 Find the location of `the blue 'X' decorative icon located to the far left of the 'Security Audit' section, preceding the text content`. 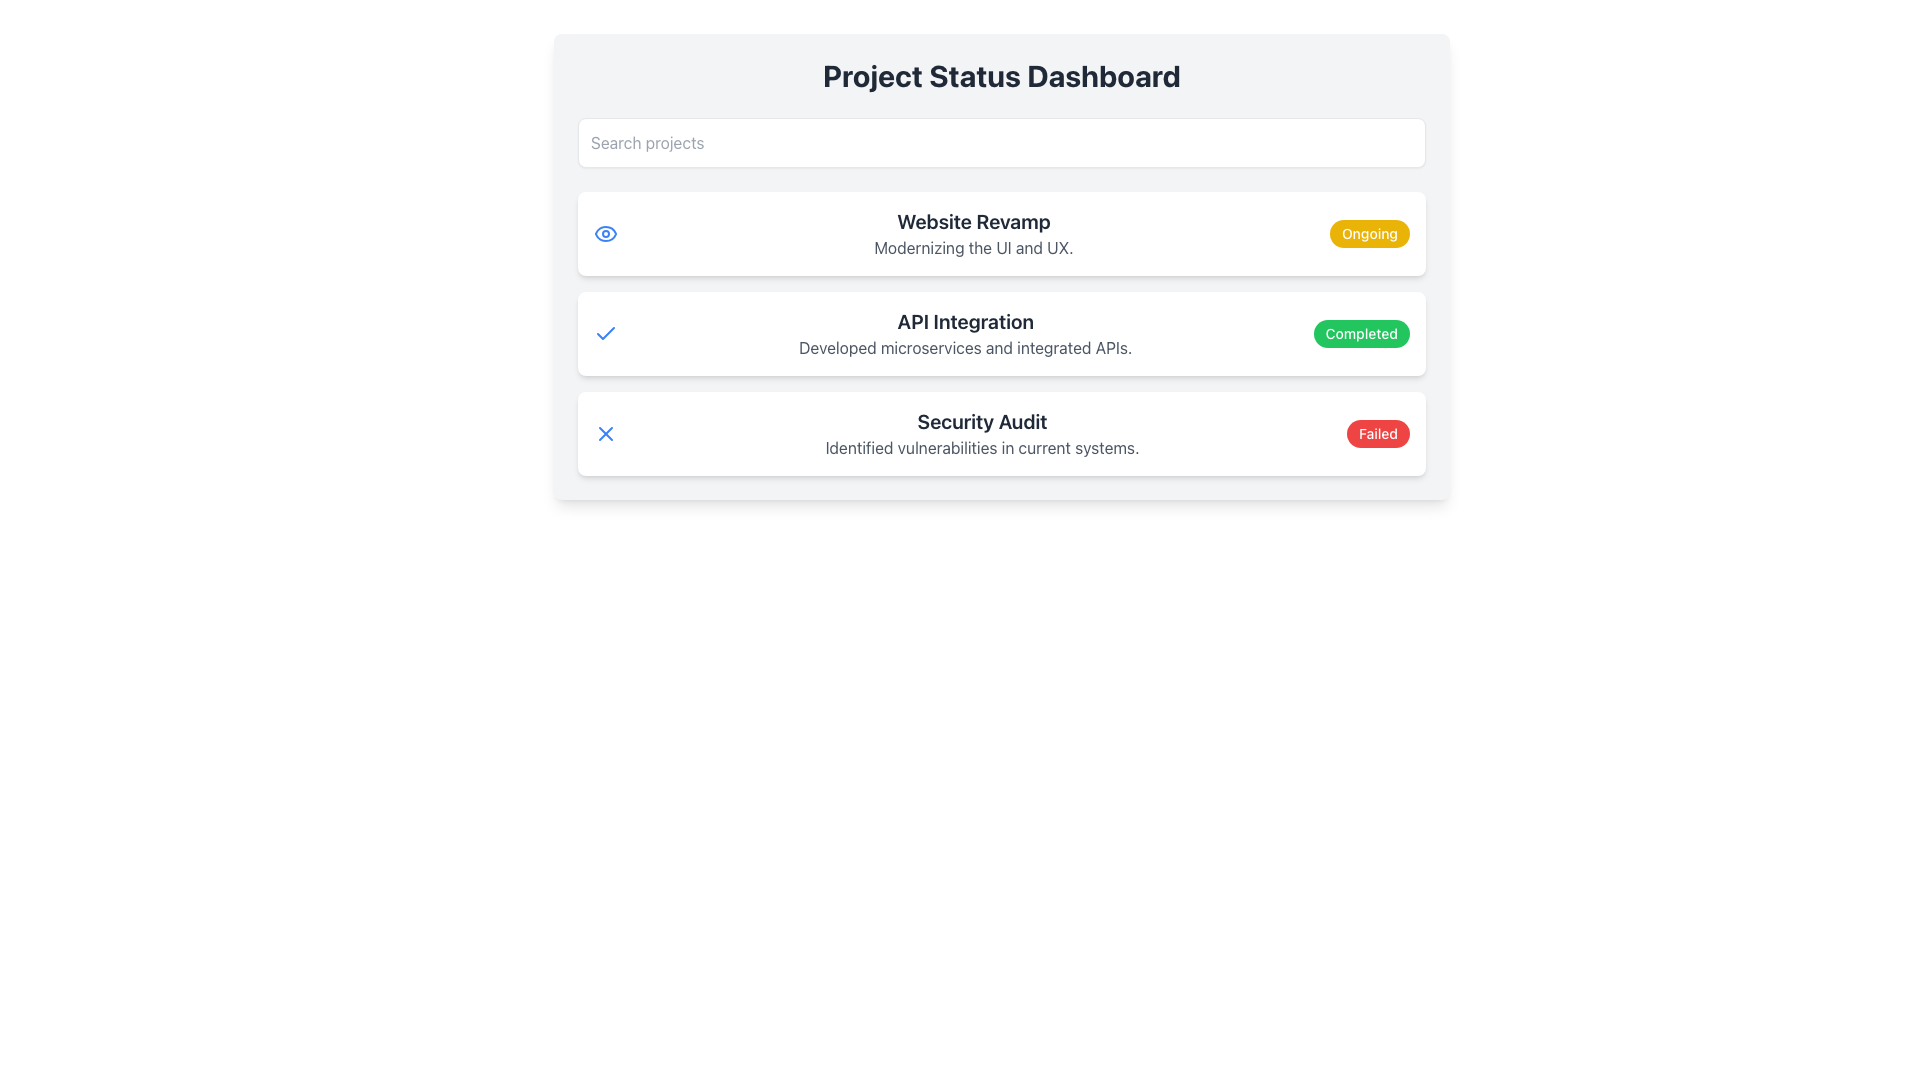

the blue 'X' decorative icon located to the far left of the 'Security Audit' section, preceding the text content is located at coordinates (604, 433).